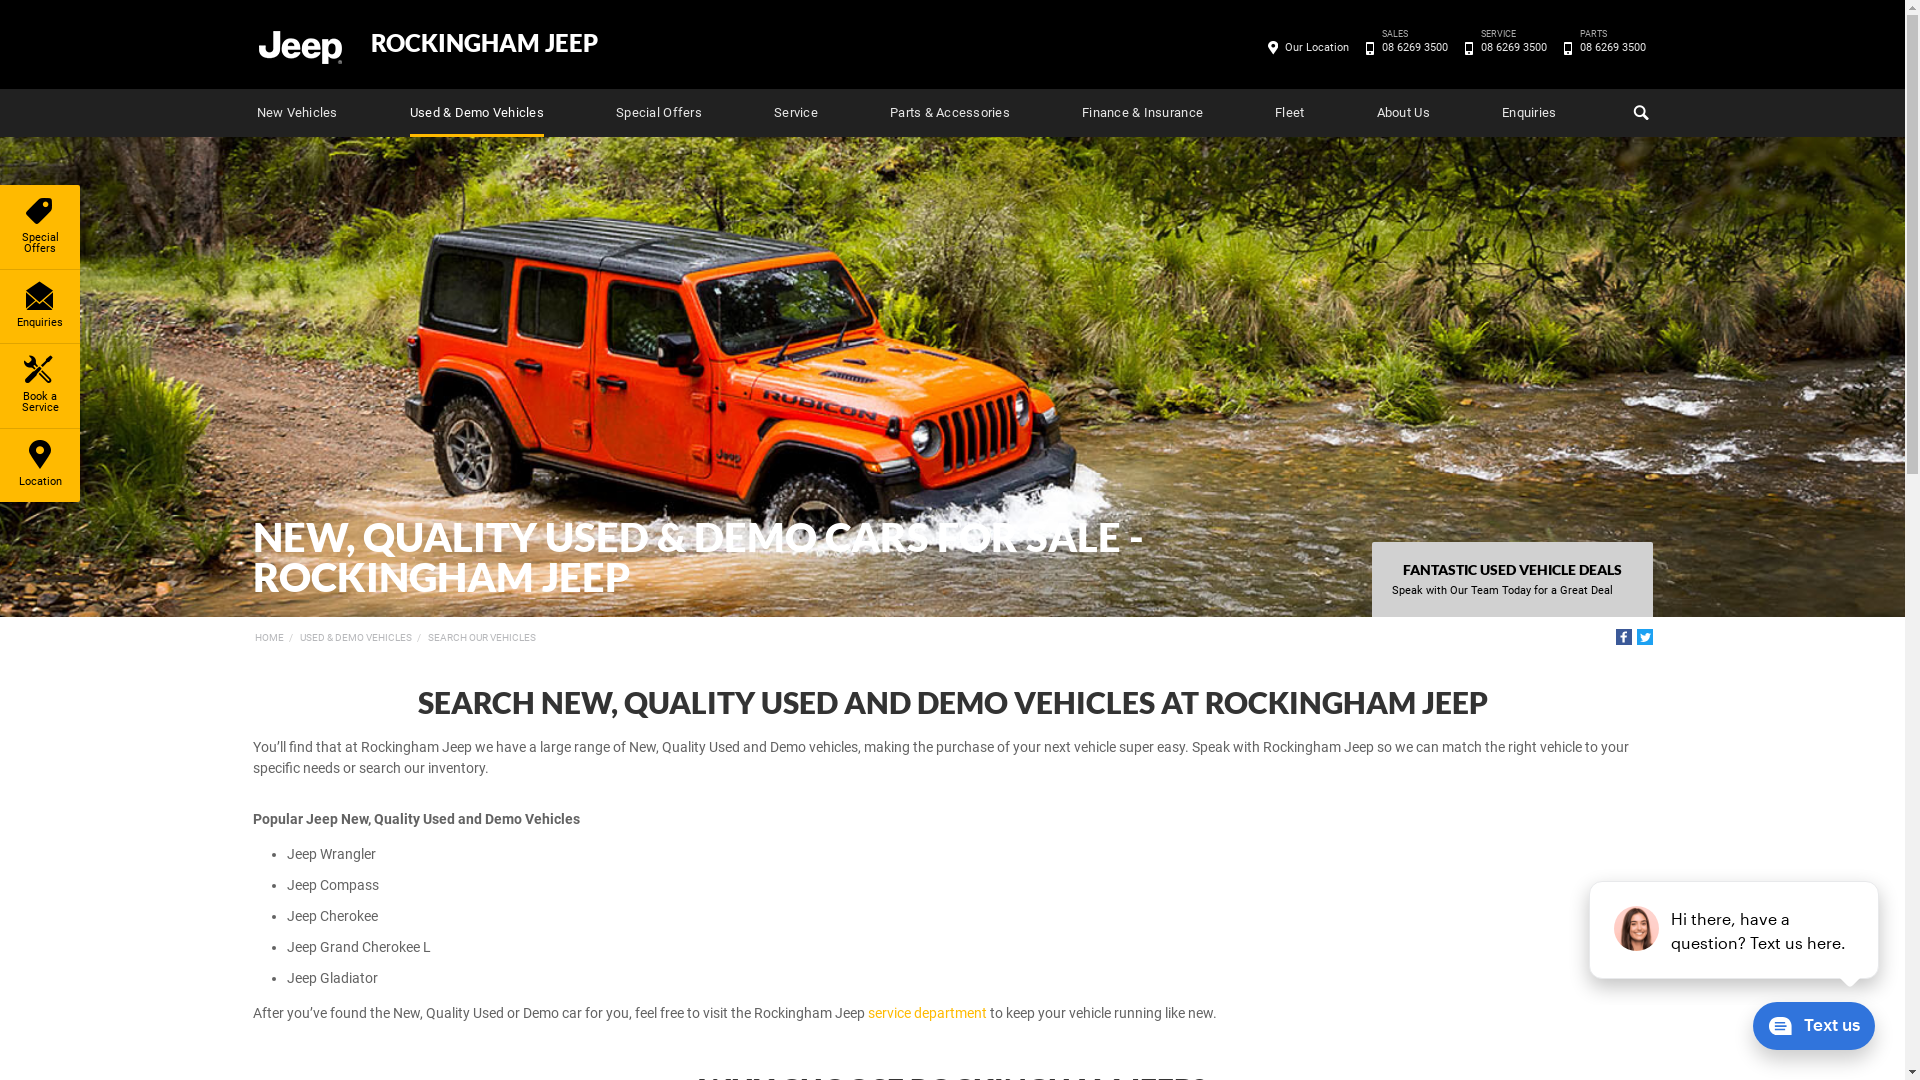 This screenshot has height=1080, width=1920. I want to click on 'USED & DEMO VEHICLES', so click(298, 637).